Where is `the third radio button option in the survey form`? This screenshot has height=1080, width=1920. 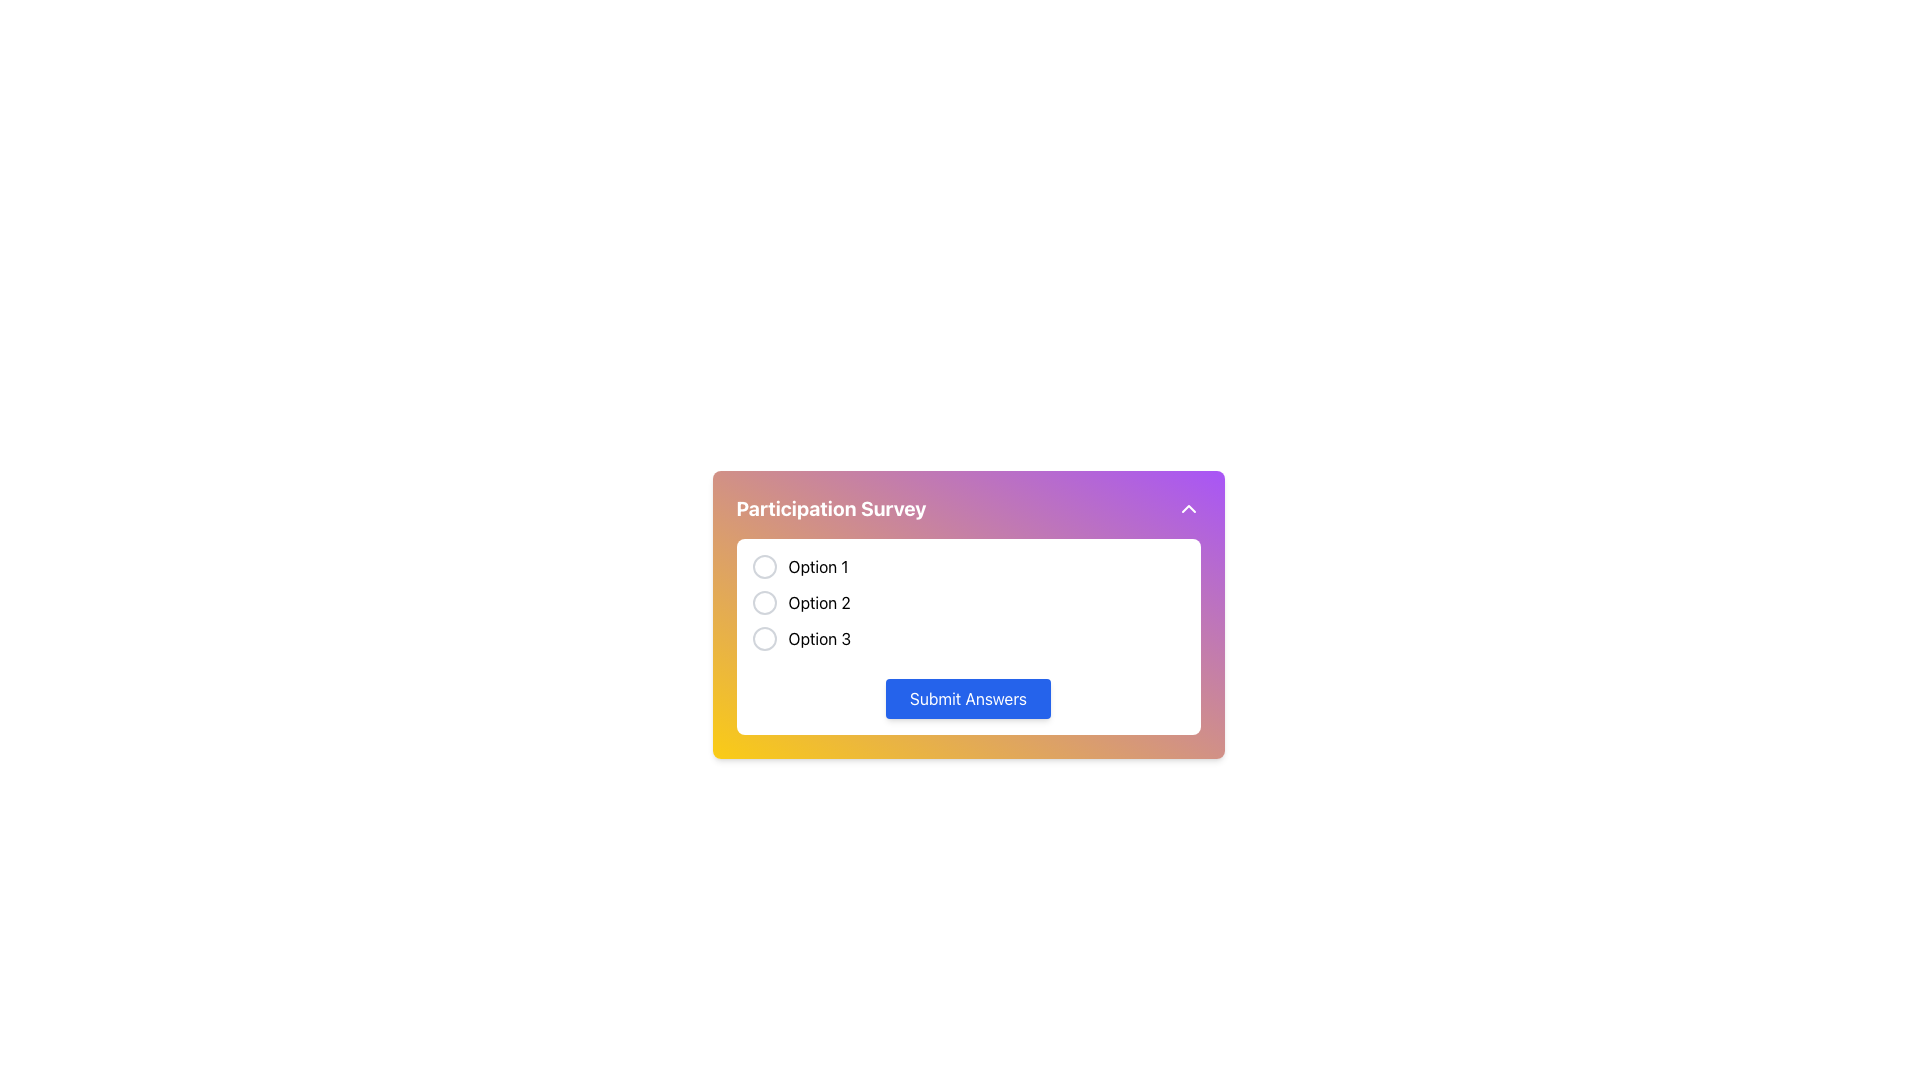 the third radio button option in the survey form is located at coordinates (968, 639).